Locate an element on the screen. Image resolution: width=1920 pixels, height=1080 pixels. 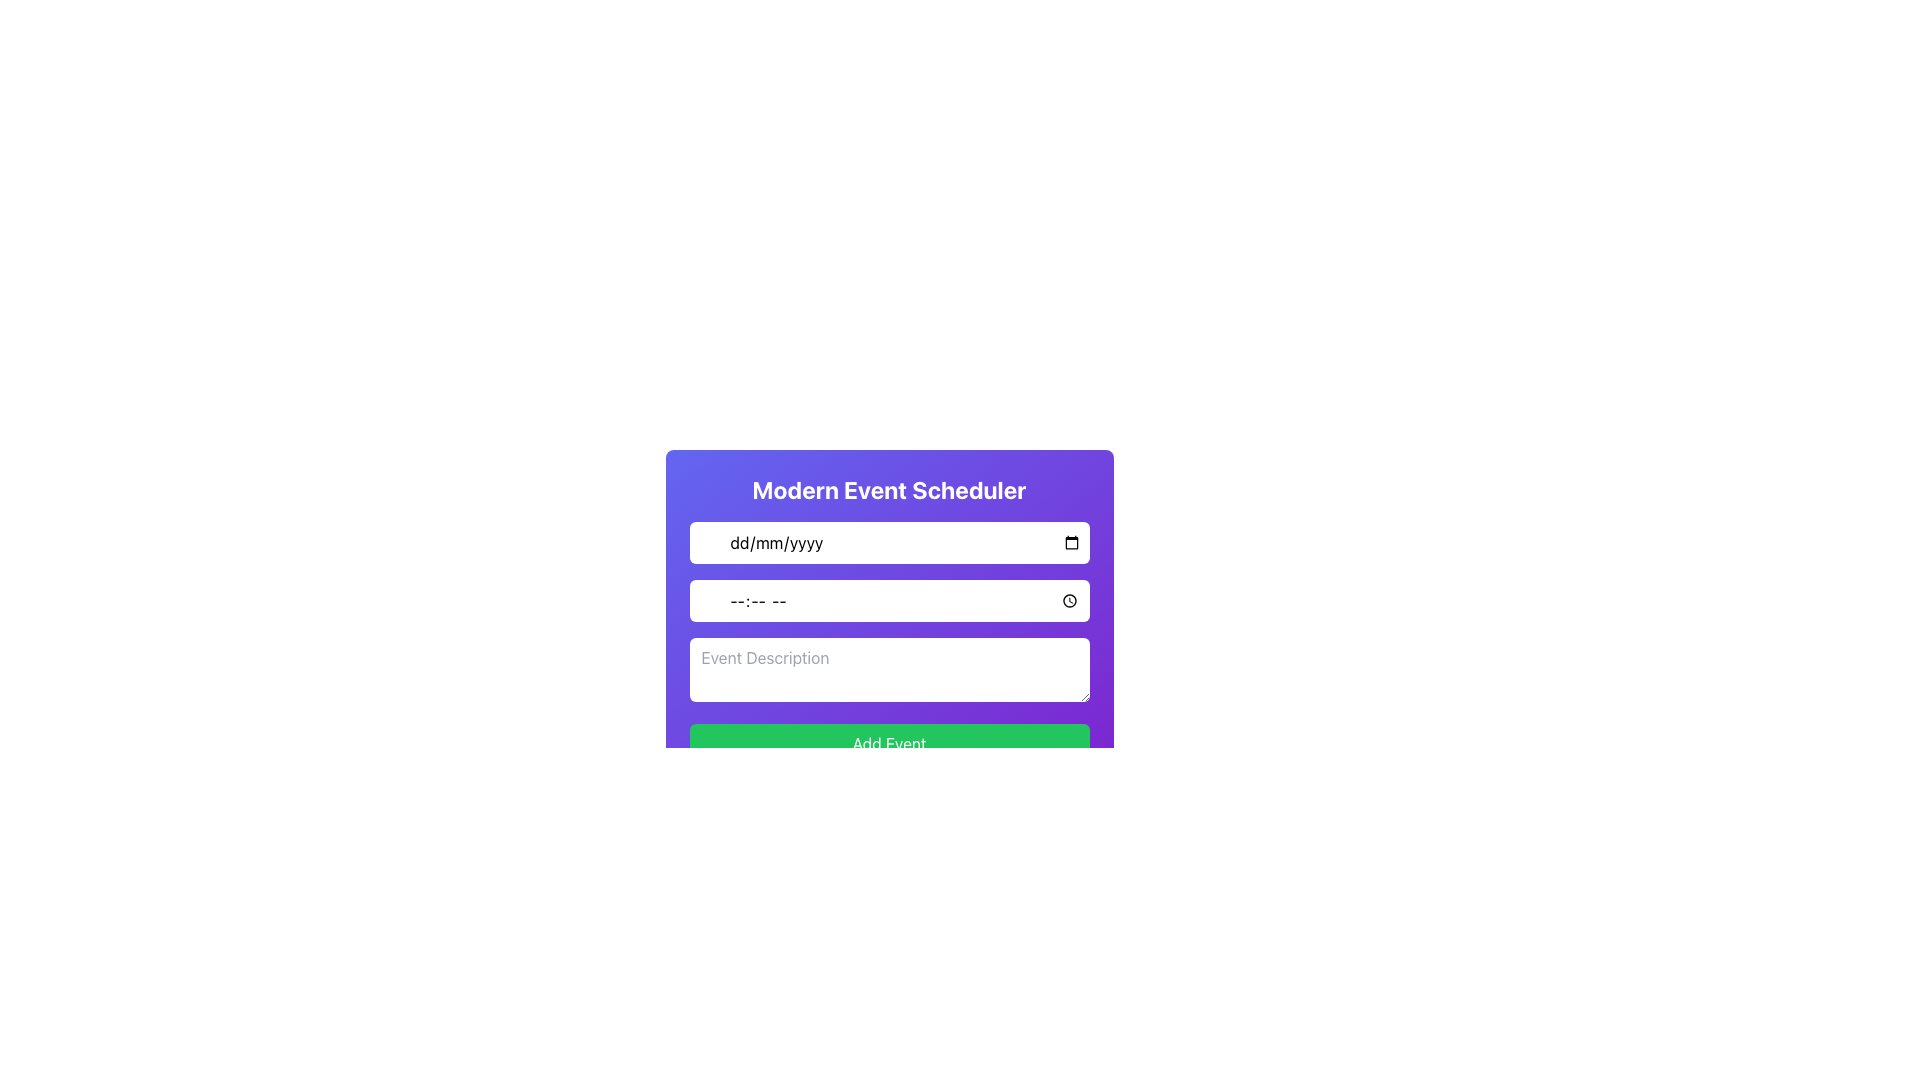
the Static Text Header located at the top center of the application interface, which serves as the title and identification of the application's purpose is located at coordinates (888, 489).